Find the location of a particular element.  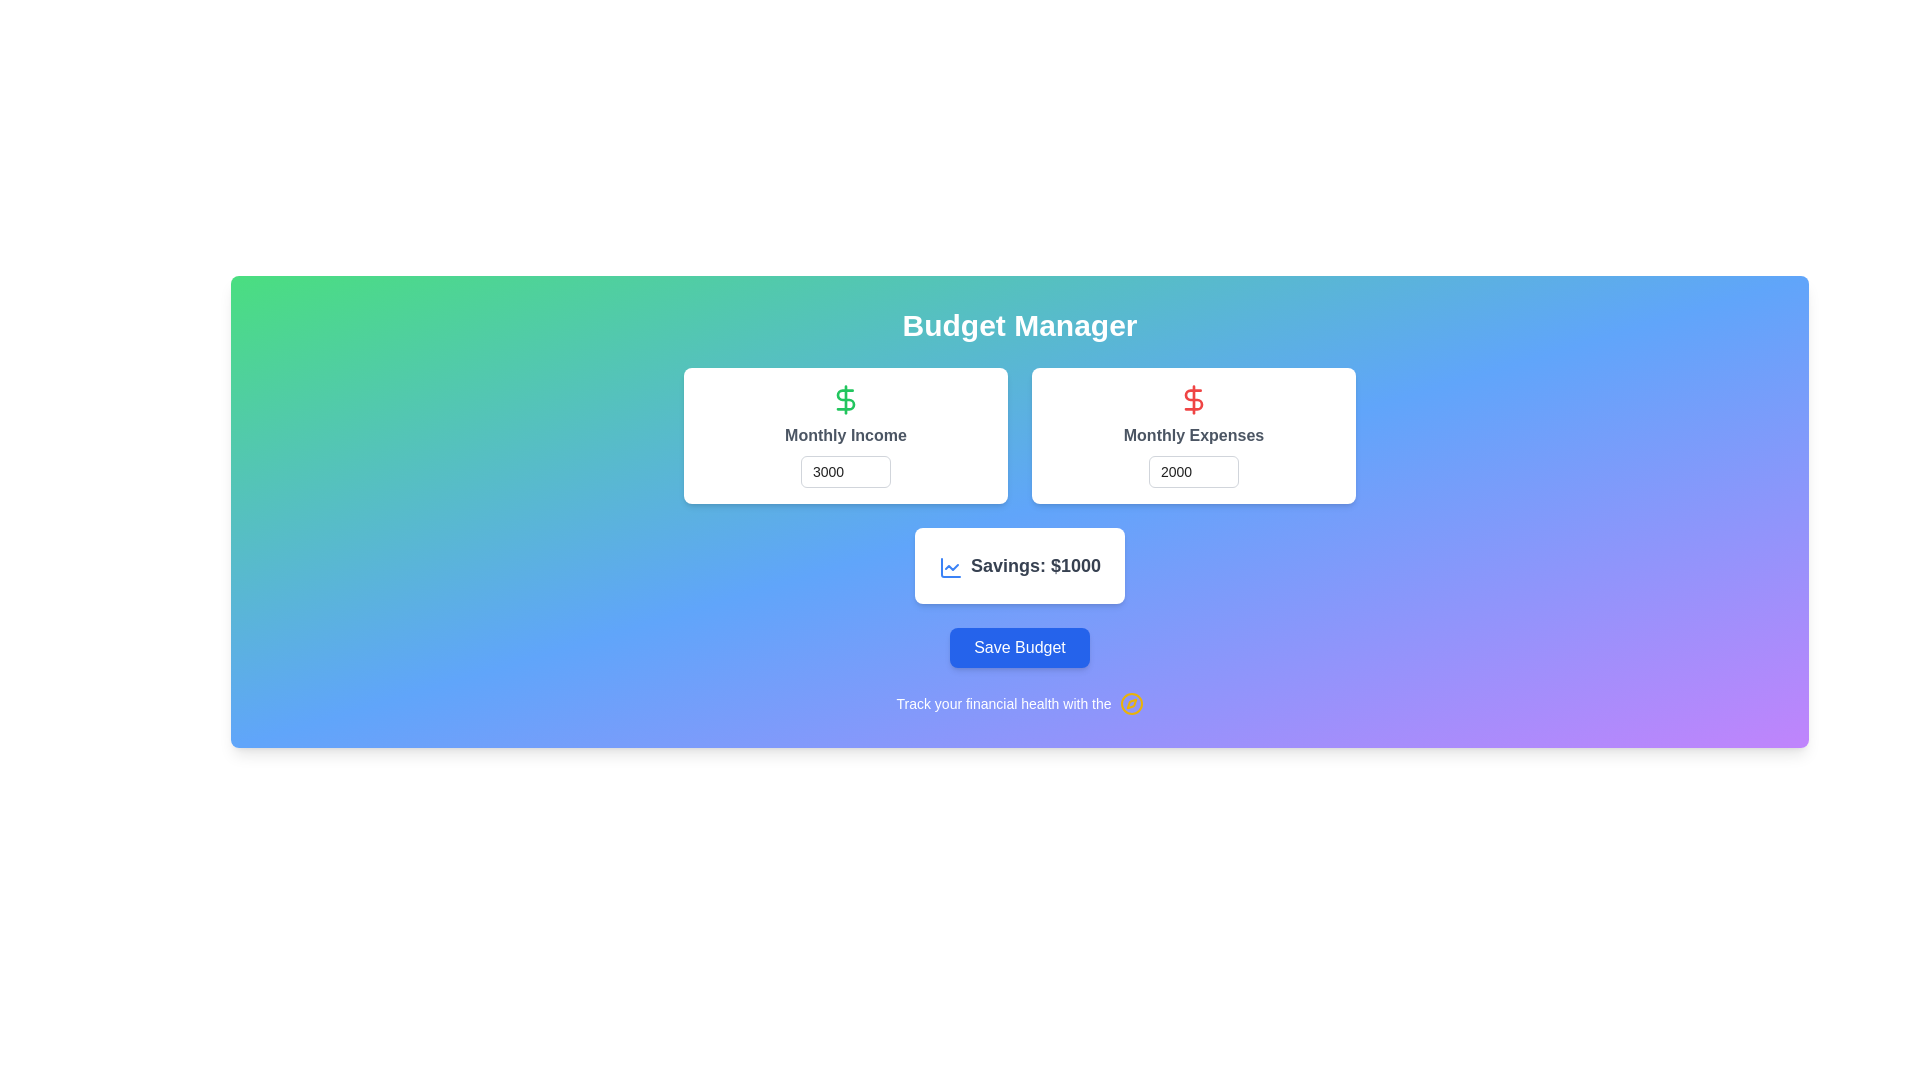

the decrement button located in the 'Monthly Expenses' section, positioned to the bottom-right of the input number field is located at coordinates (1237, 479).